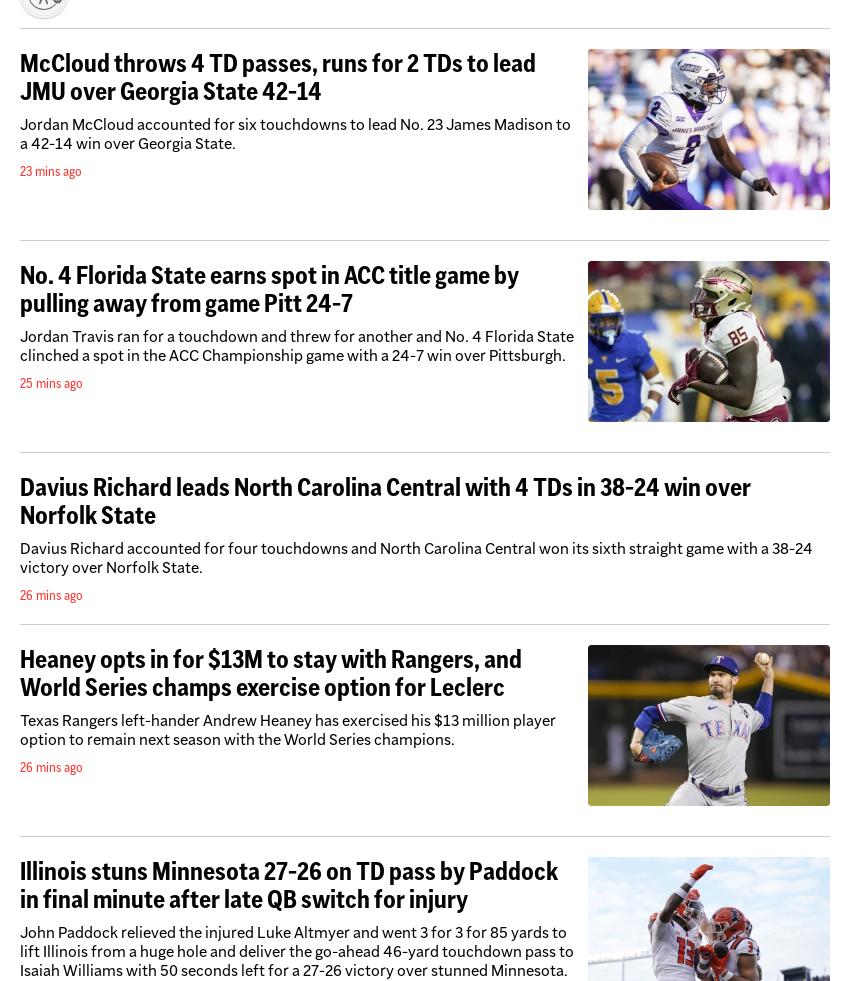 The height and width of the screenshot is (981, 850). Describe the element at coordinates (277, 75) in the screenshot. I see `'McCloud throws 4 TD passes, runs for 2 TDs to lead JMU over Georgia State 42-14'` at that location.